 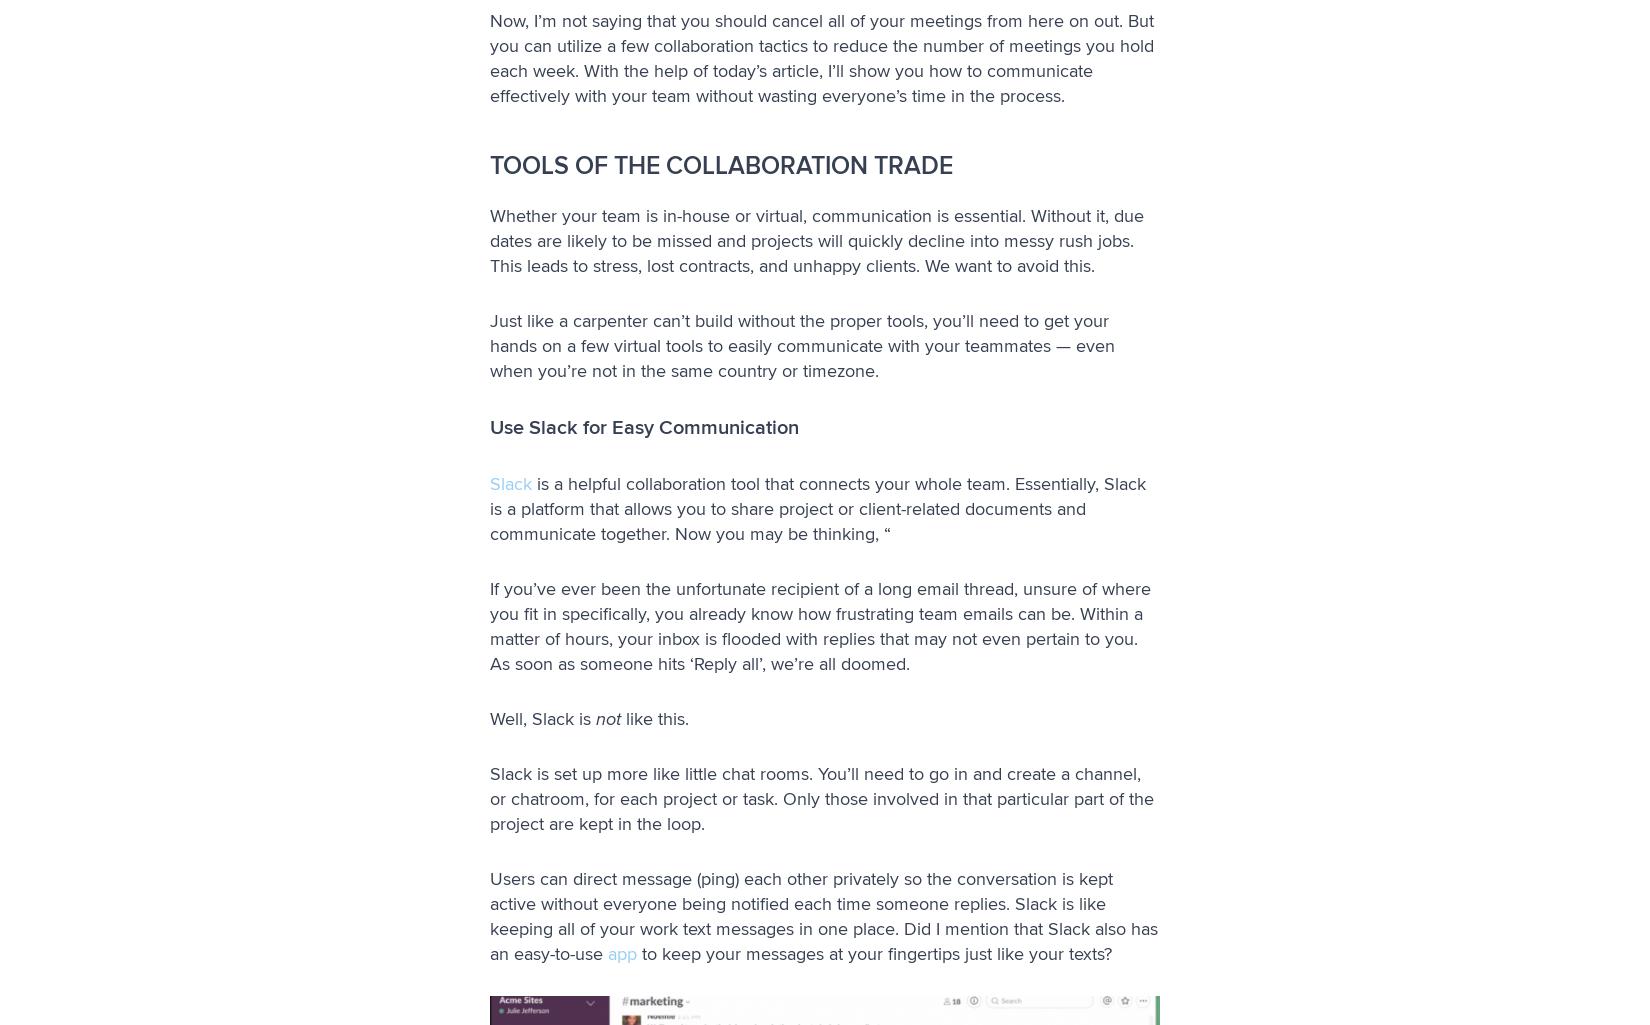 What do you see at coordinates (654, 716) in the screenshot?
I see `'like this.'` at bounding box center [654, 716].